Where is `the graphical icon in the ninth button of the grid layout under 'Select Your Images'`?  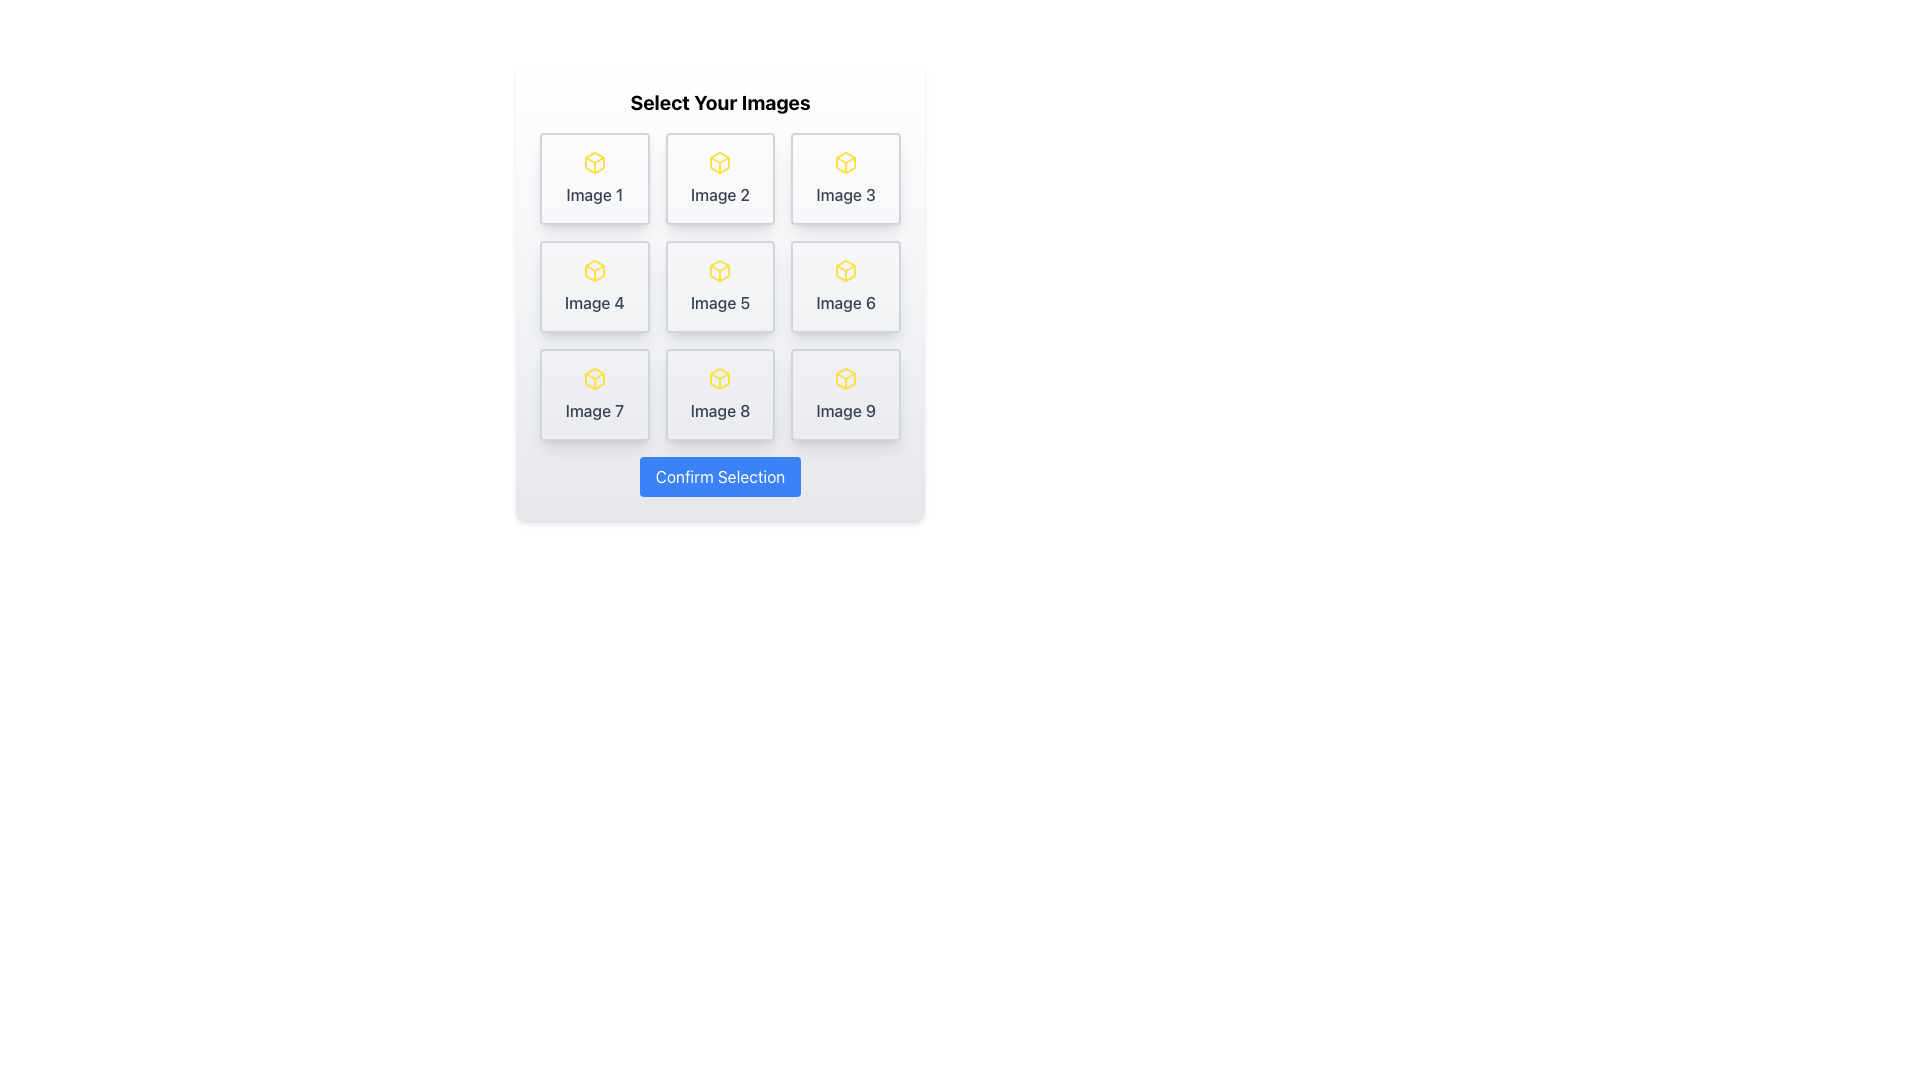
the graphical icon in the ninth button of the grid layout under 'Select Your Images' is located at coordinates (846, 378).